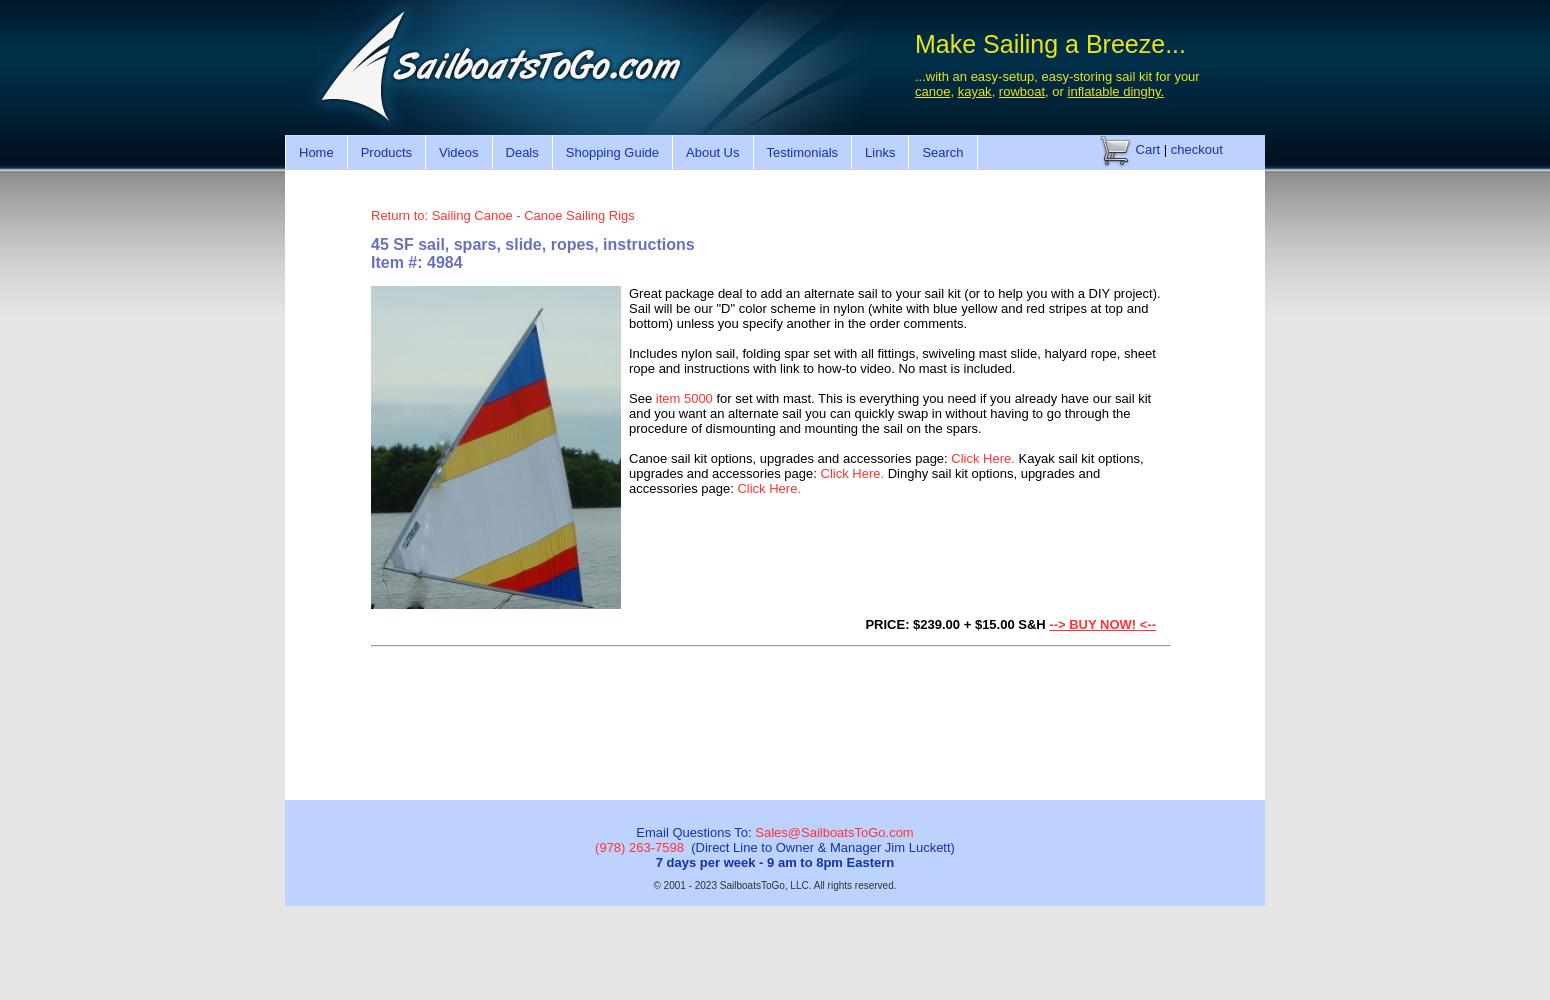  I want to click on 'About Us', so click(712, 151).